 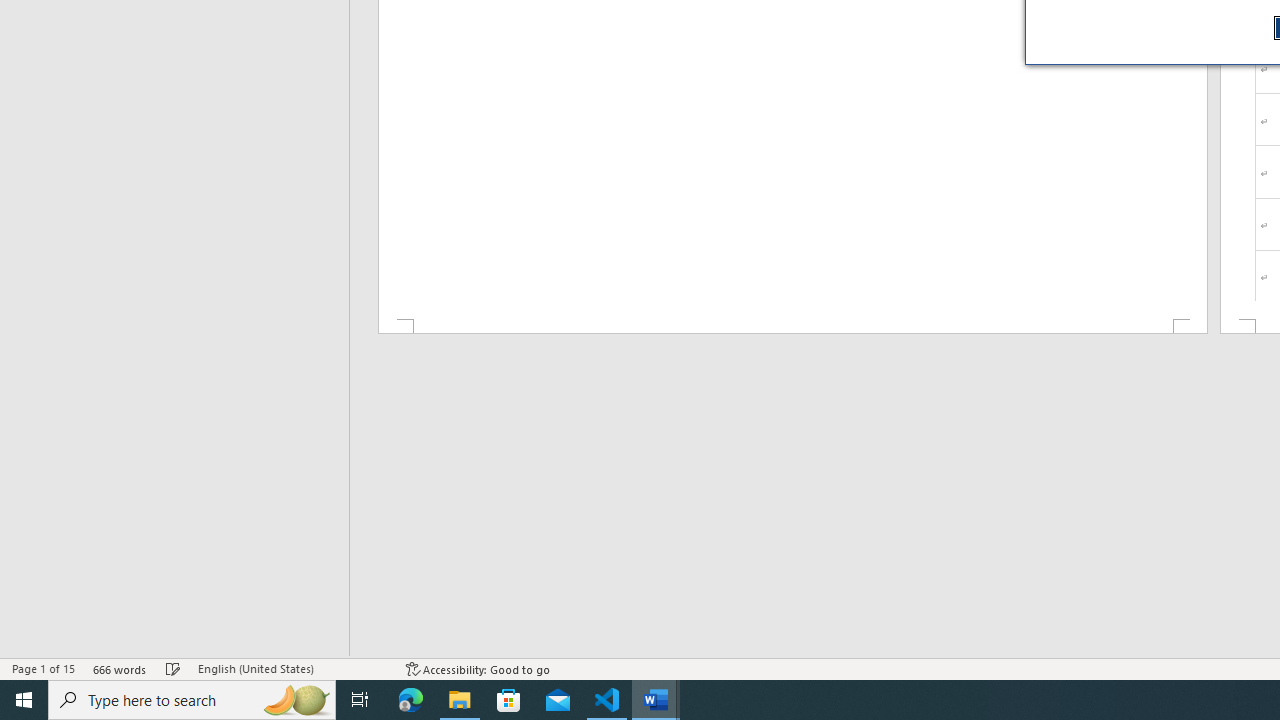 I want to click on 'Accessibility Checker Accessibility: Good to go', so click(x=477, y=669).